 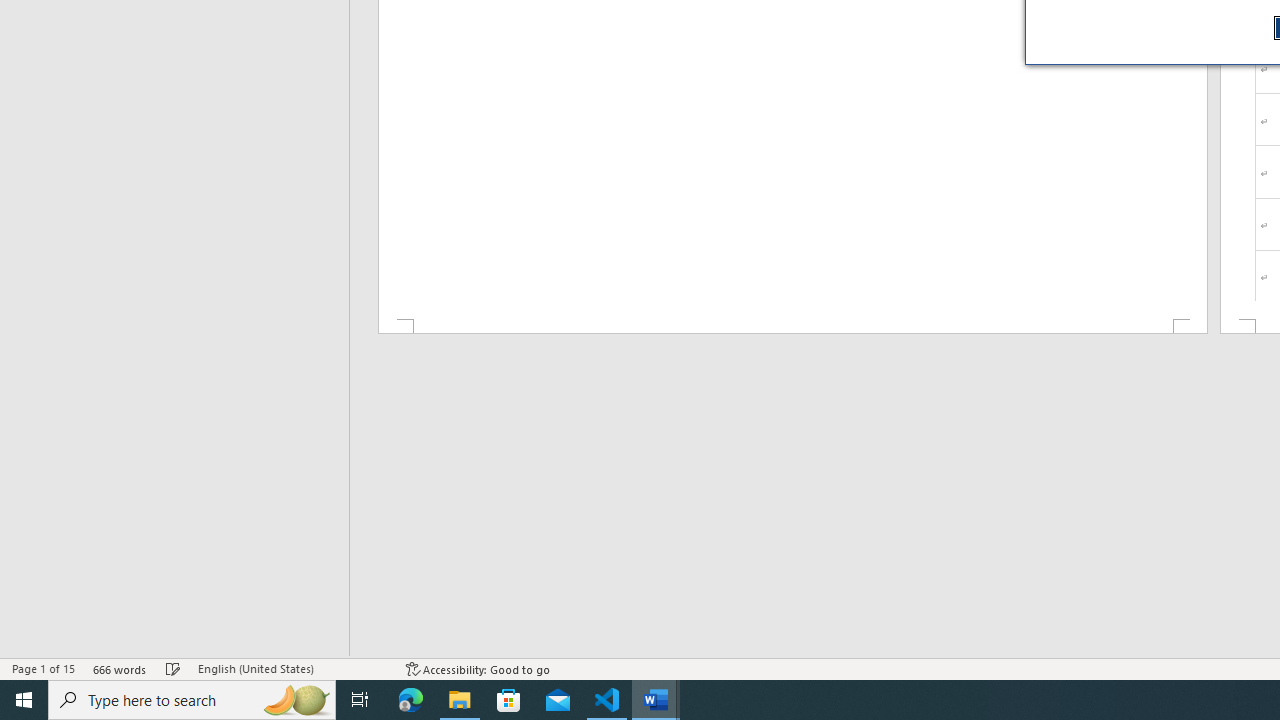 I want to click on 'Accessibility Checker Accessibility: Good to go', so click(x=477, y=669).